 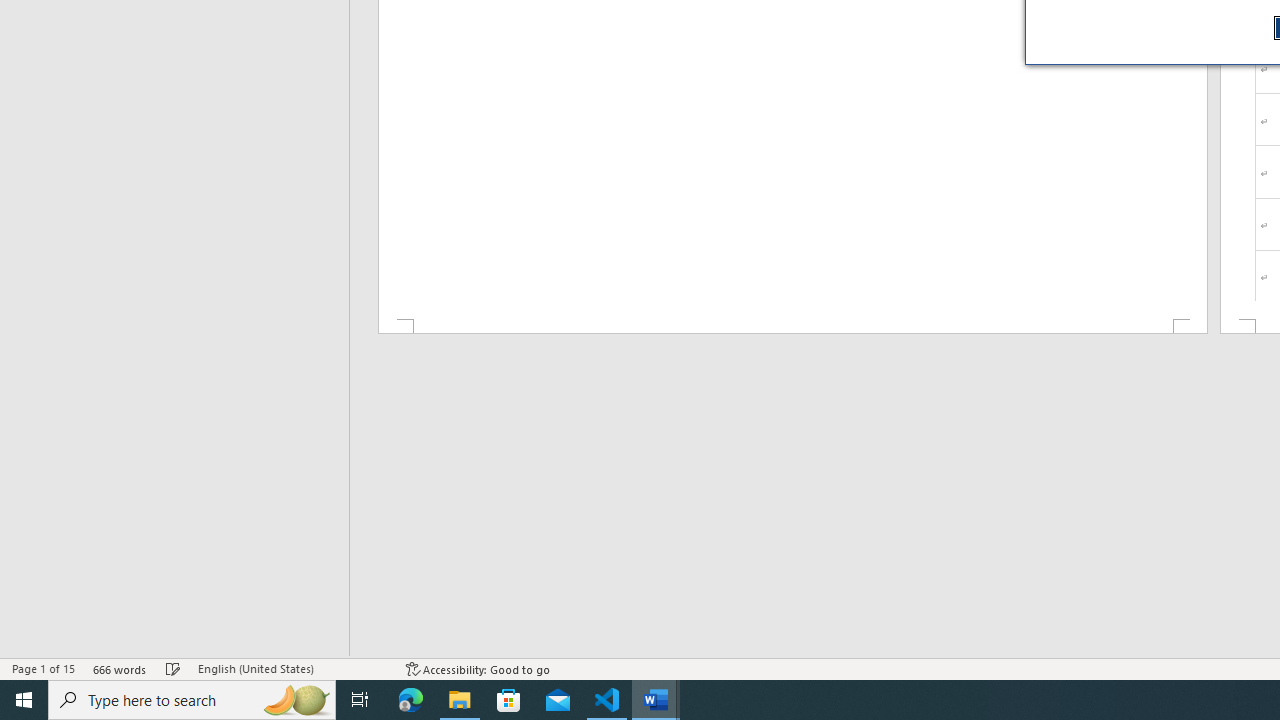 I want to click on 'Accessibility Checker Accessibility: Good to go', so click(x=477, y=669).